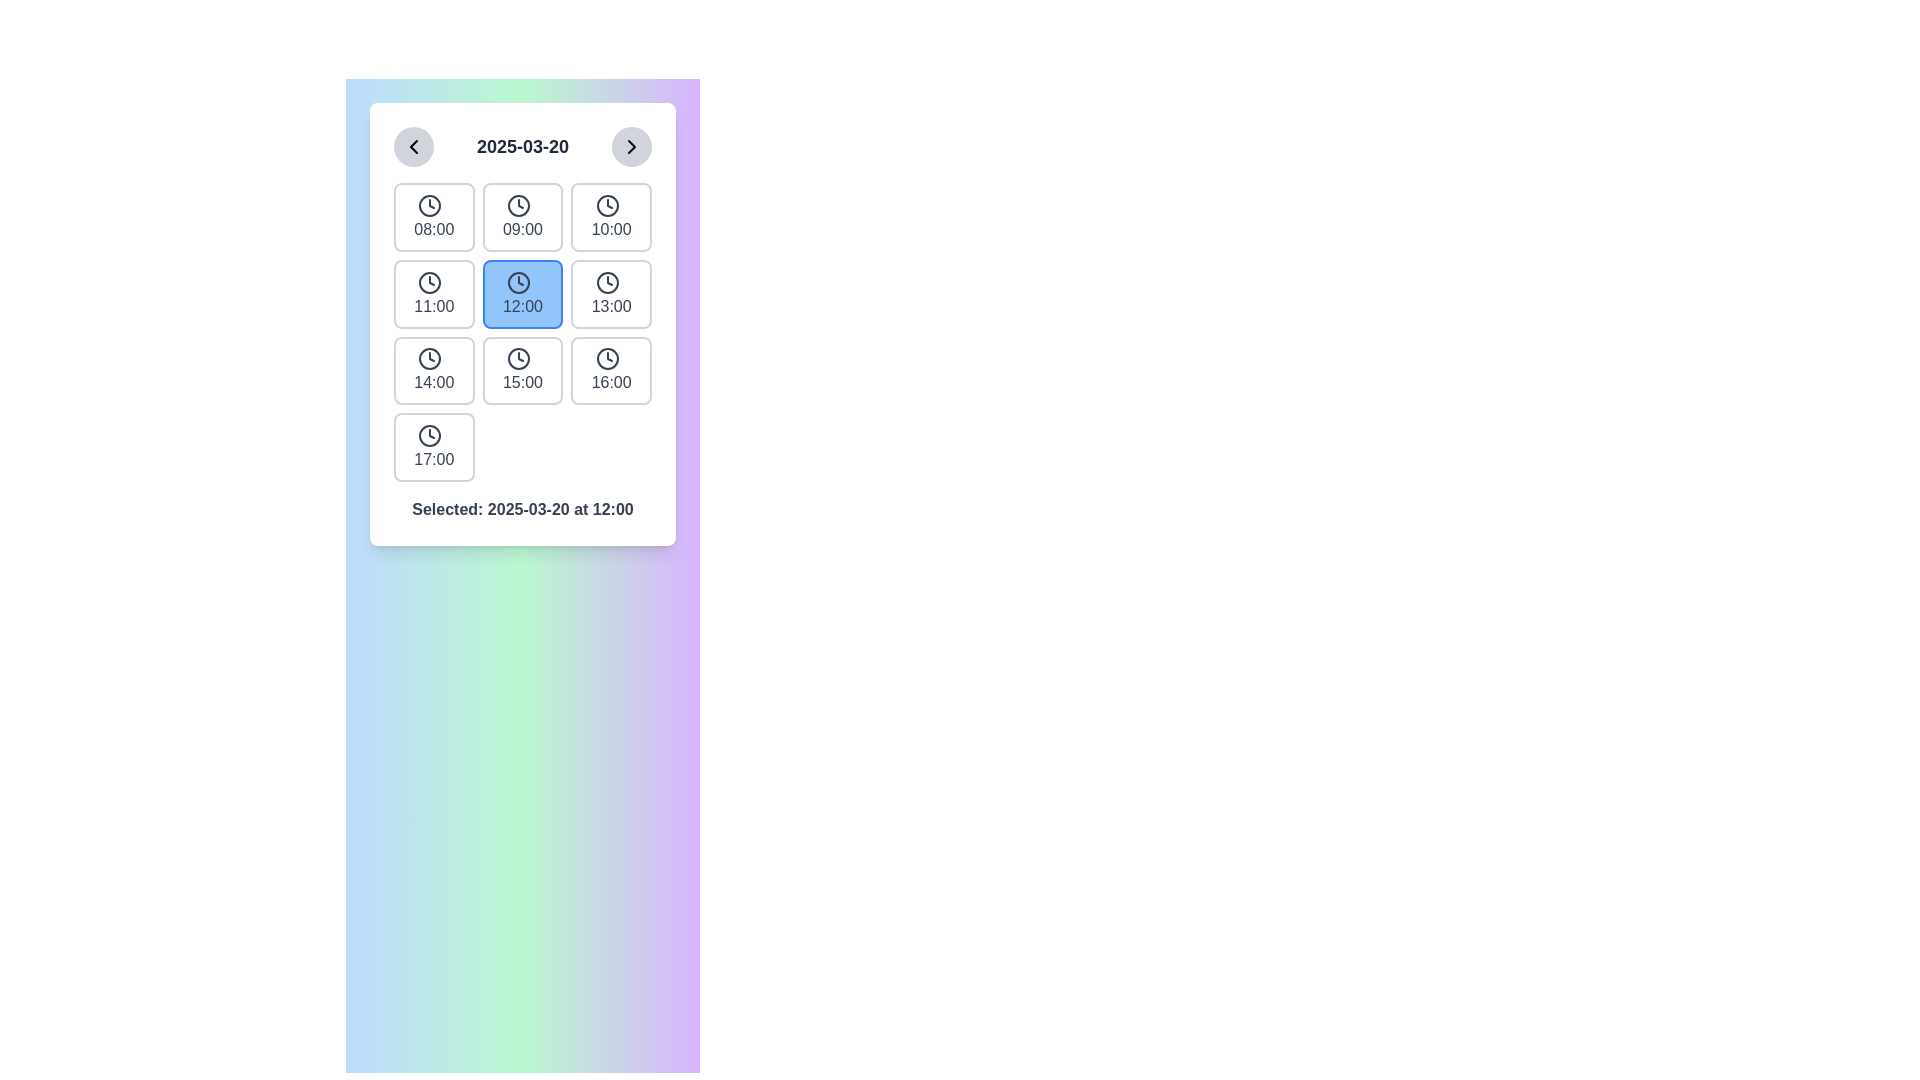 Image resolution: width=1920 pixels, height=1080 pixels. Describe the element at coordinates (429, 205) in the screenshot. I see `the clock icon indicating the time selection option next to the time indicator '08:00' in the top-left corner of the grid` at that location.